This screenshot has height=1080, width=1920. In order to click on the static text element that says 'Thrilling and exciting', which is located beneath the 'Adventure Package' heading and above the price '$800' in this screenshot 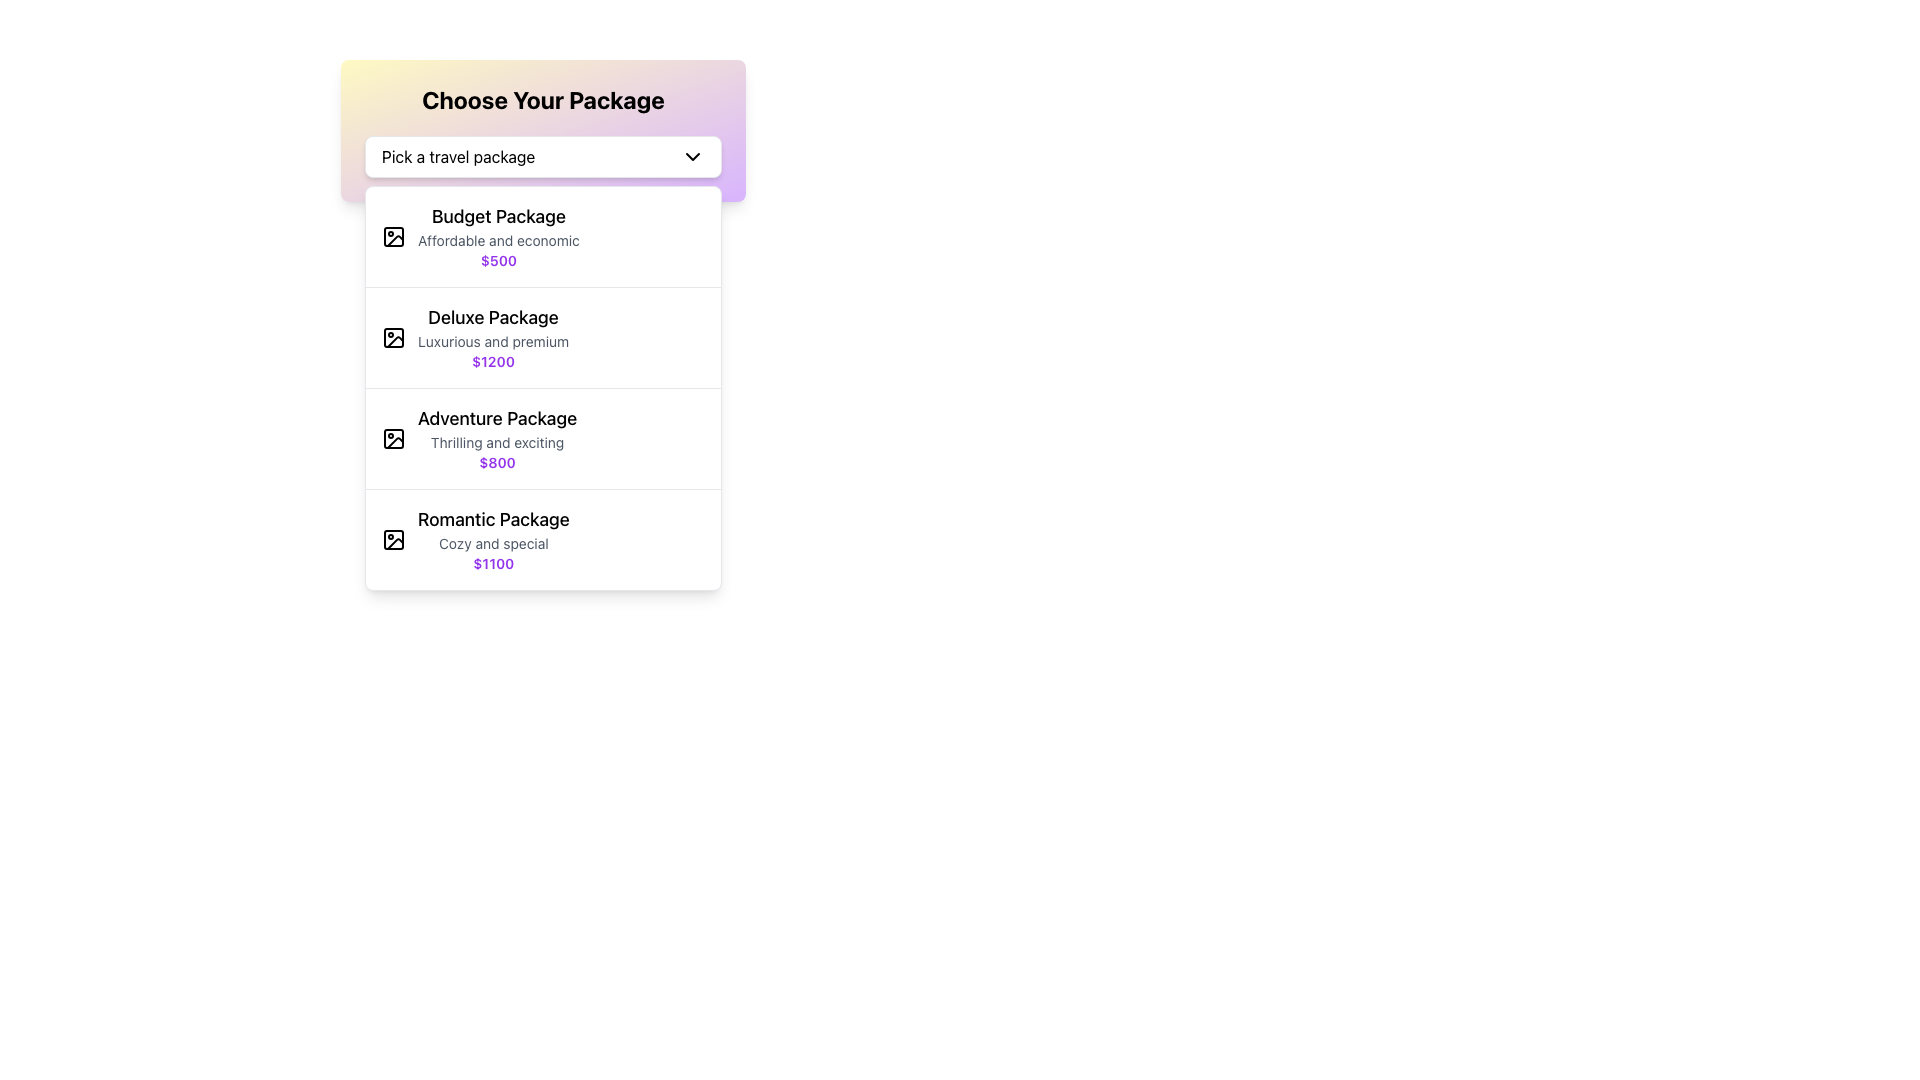, I will do `click(497, 442)`.